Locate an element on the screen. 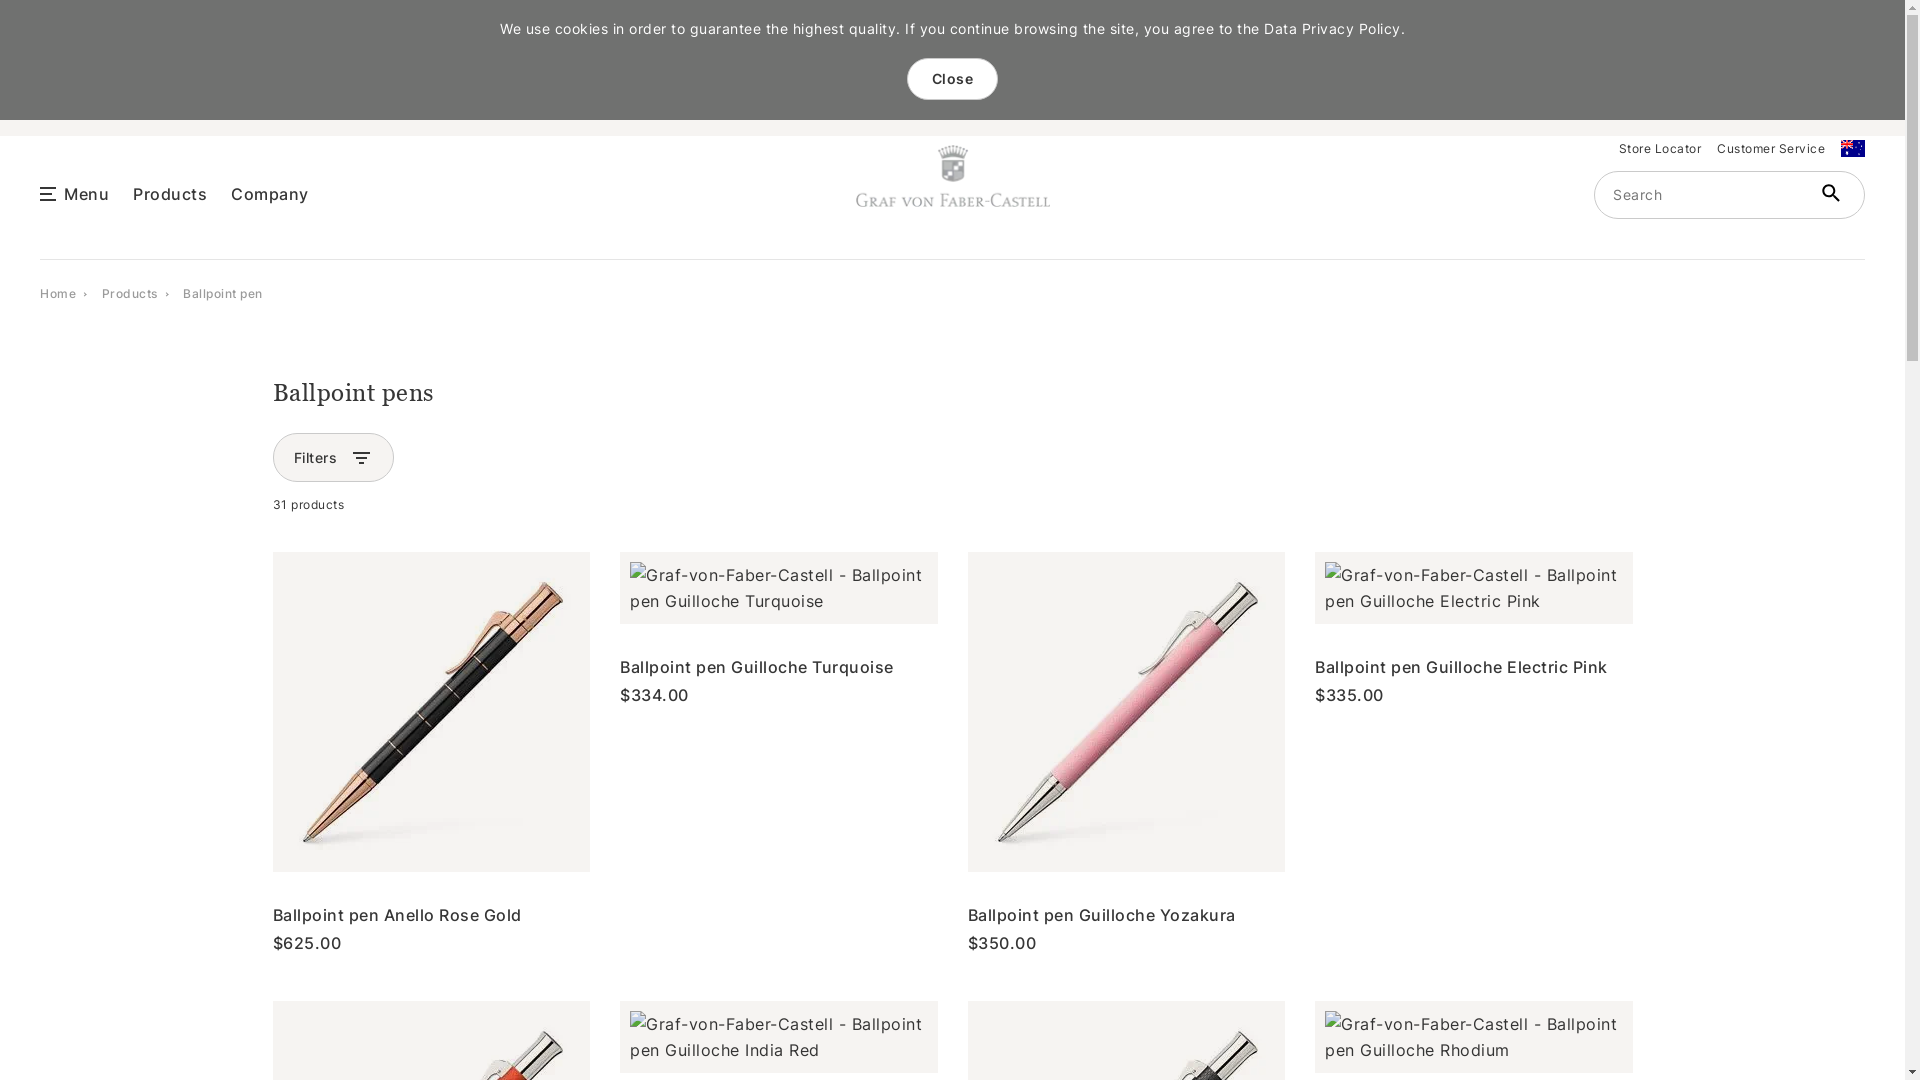 The image size is (1920, 1080). 'navi-graf-von-faber-castell-Logo-130px' is located at coordinates (952, 175).